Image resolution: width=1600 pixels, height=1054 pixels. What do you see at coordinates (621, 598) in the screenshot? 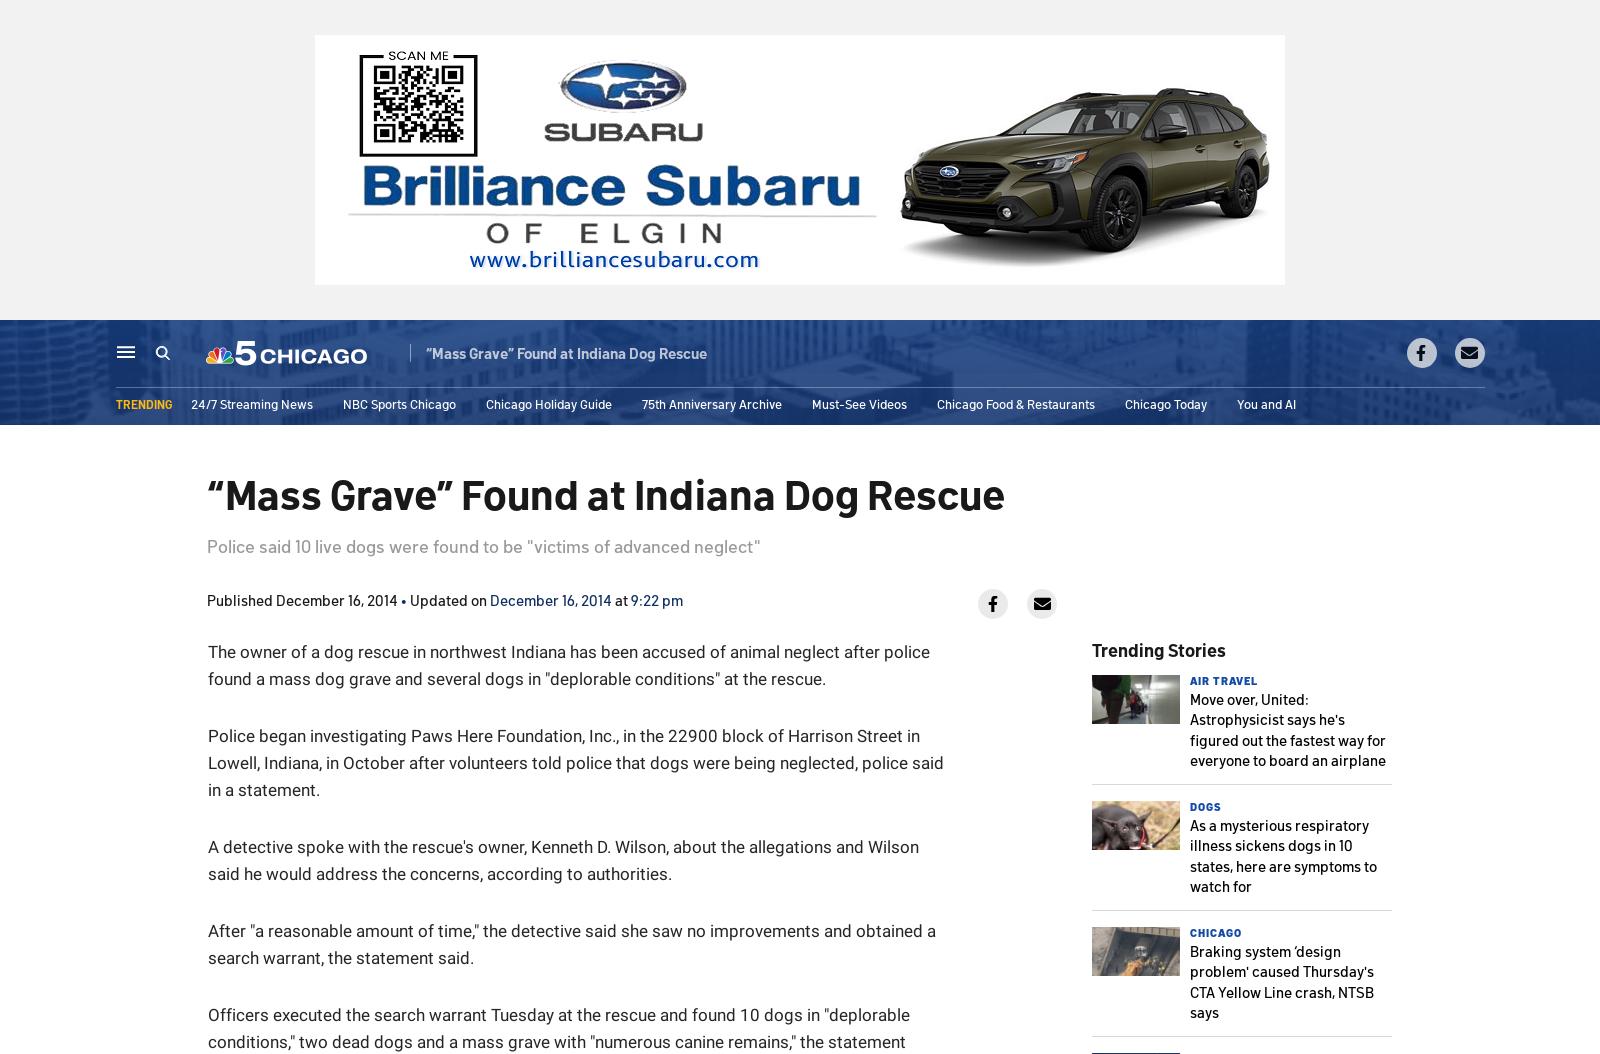
I see `'at'` at bounding box center [621, 598].